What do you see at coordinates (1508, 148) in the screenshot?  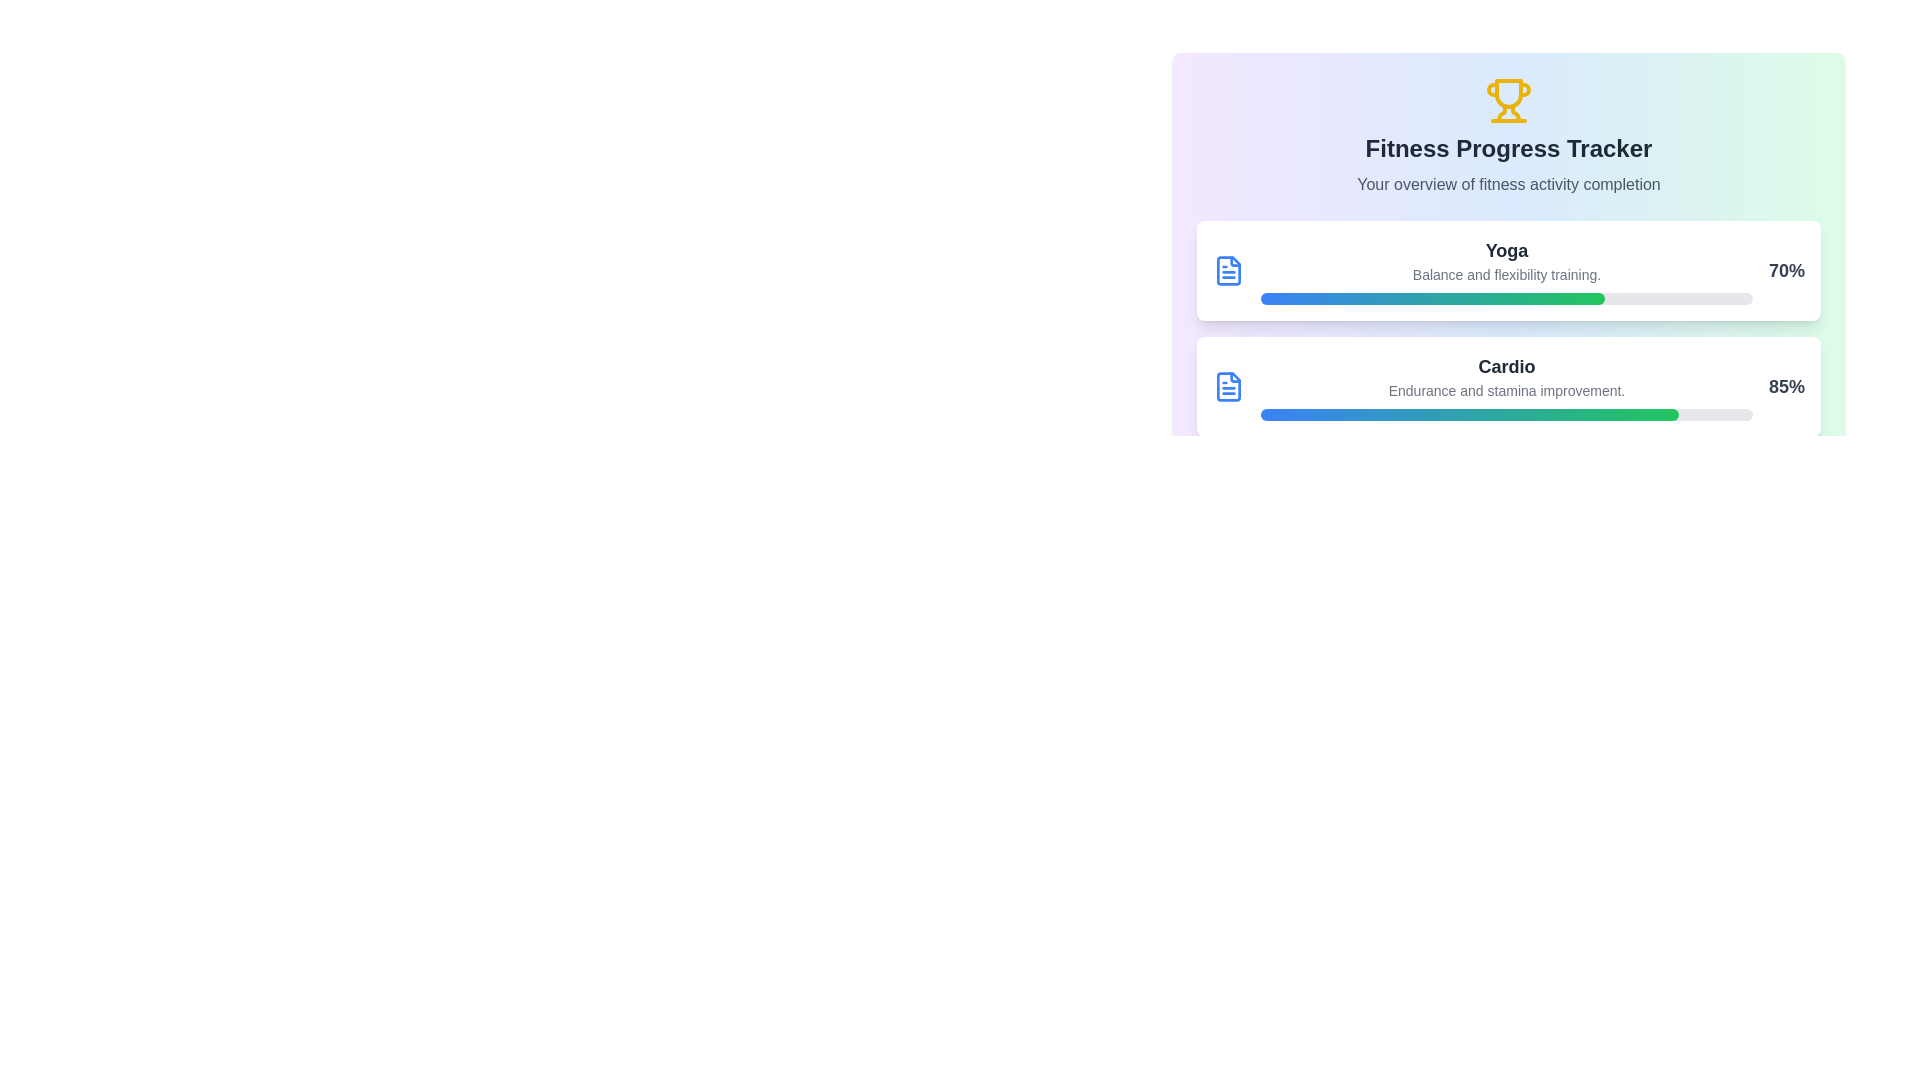 I see `the heading element that serves as the title for the fitness progress tracking section, positioned below a yellow trophy icon and above a smaller gray-text line` at bounding box center [1508, 148].